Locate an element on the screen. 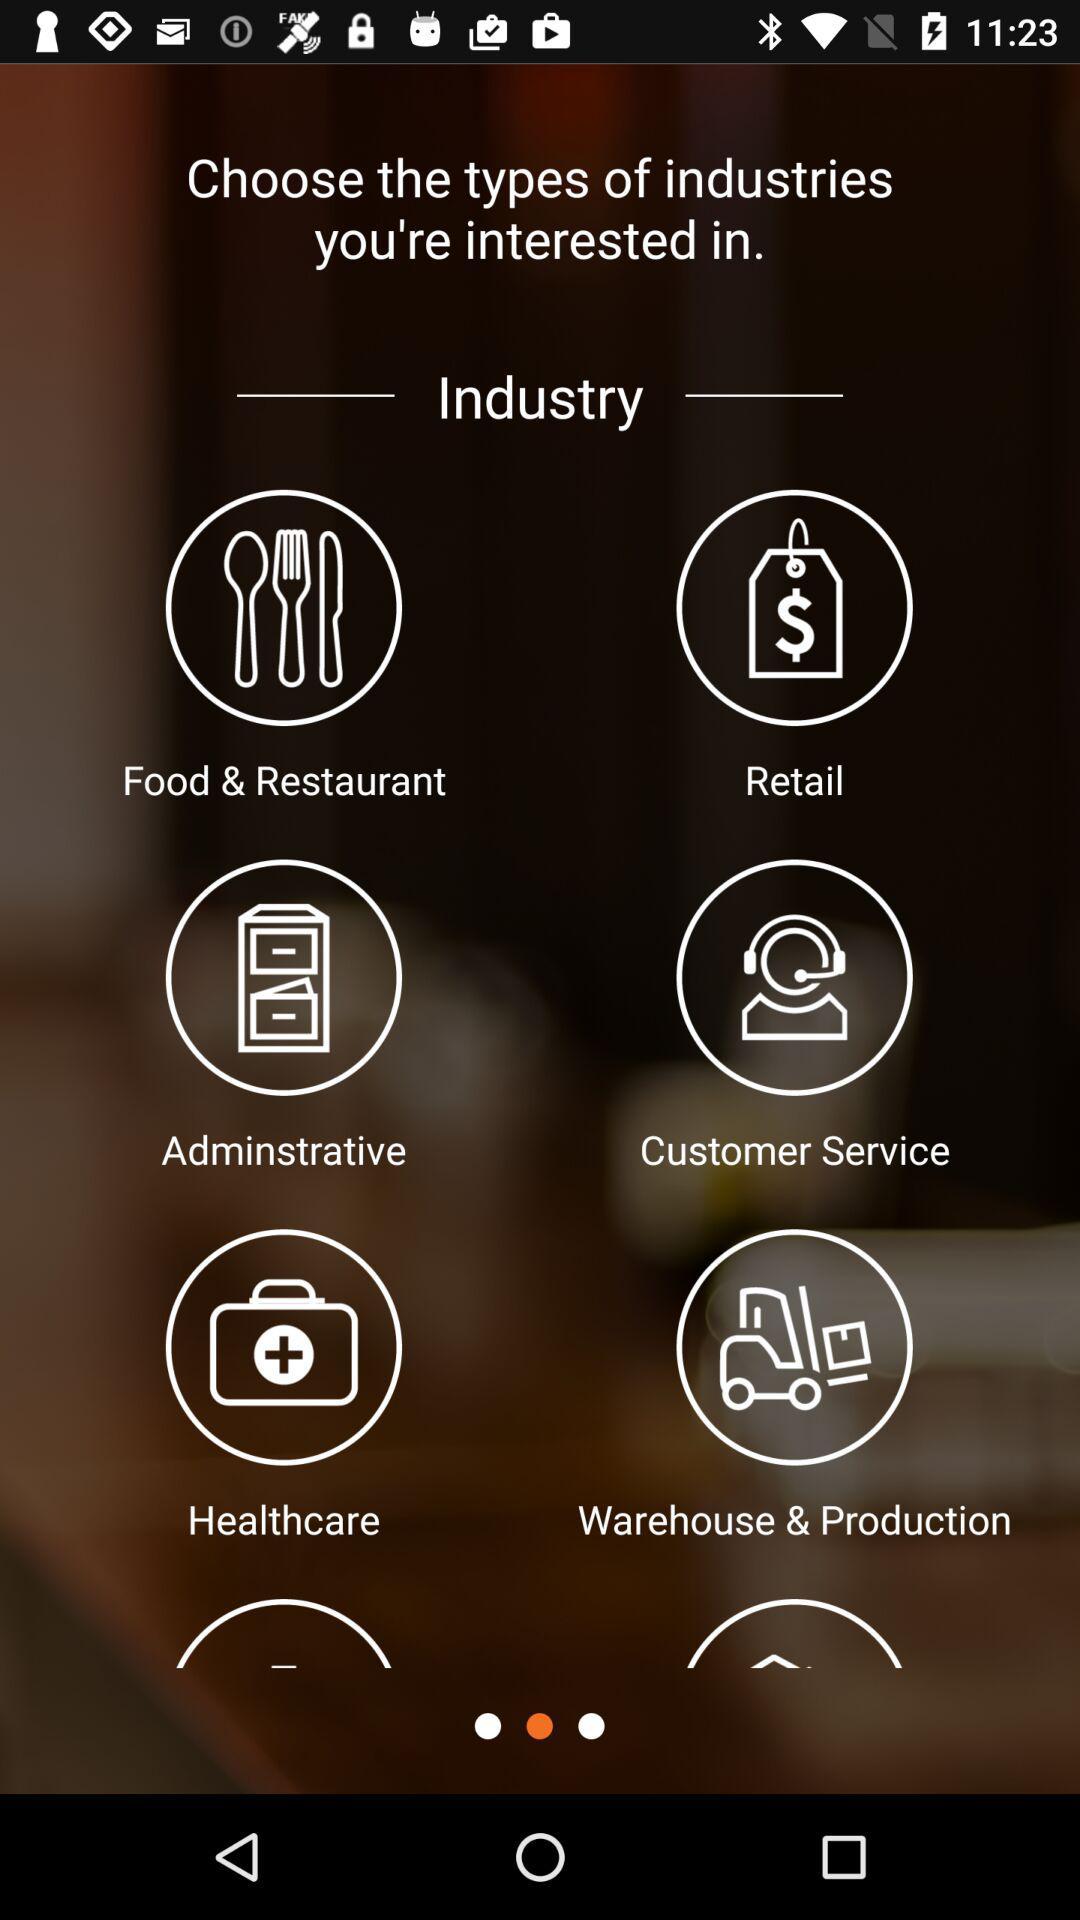 This screenshot has width=1080, height=1920. scroll to next screen is located at coordinates (590, 1725).